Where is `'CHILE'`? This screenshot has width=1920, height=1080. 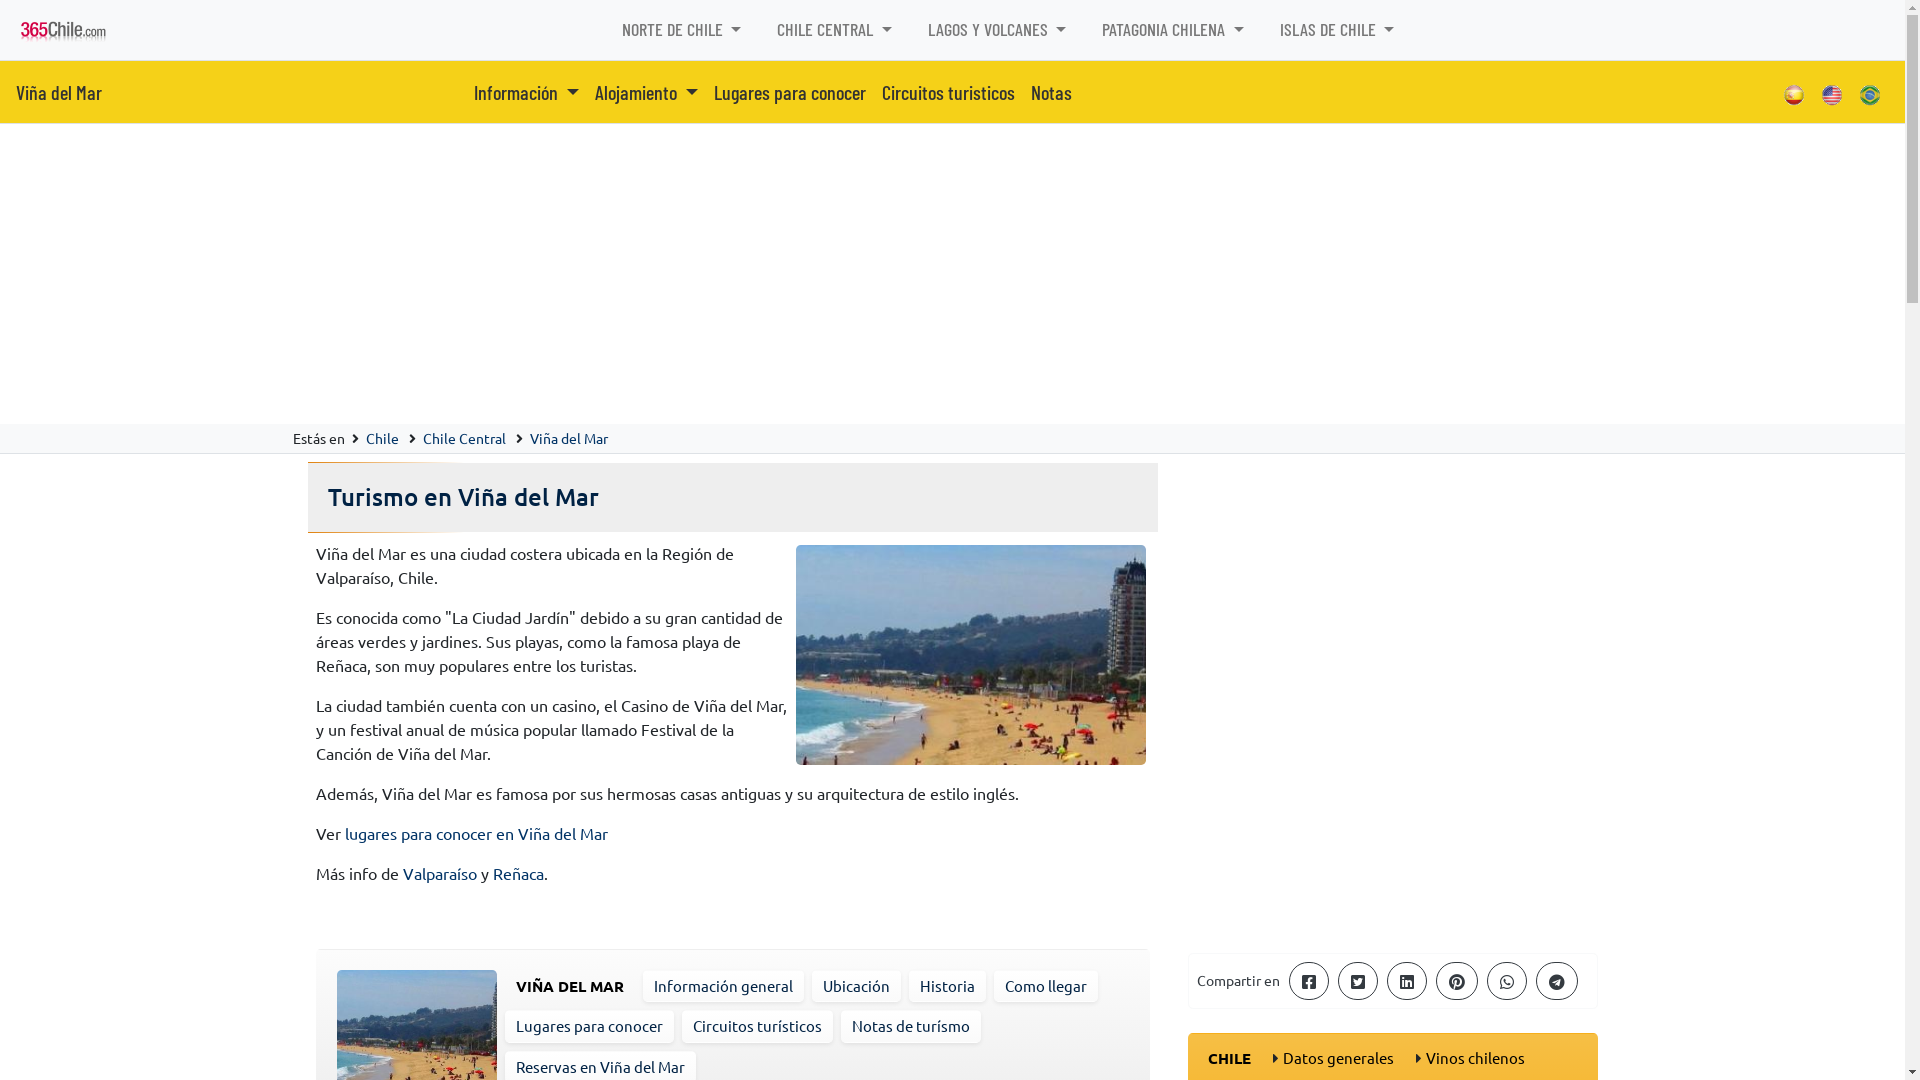 'CHILE' is located at coordinates (1207, 1056).